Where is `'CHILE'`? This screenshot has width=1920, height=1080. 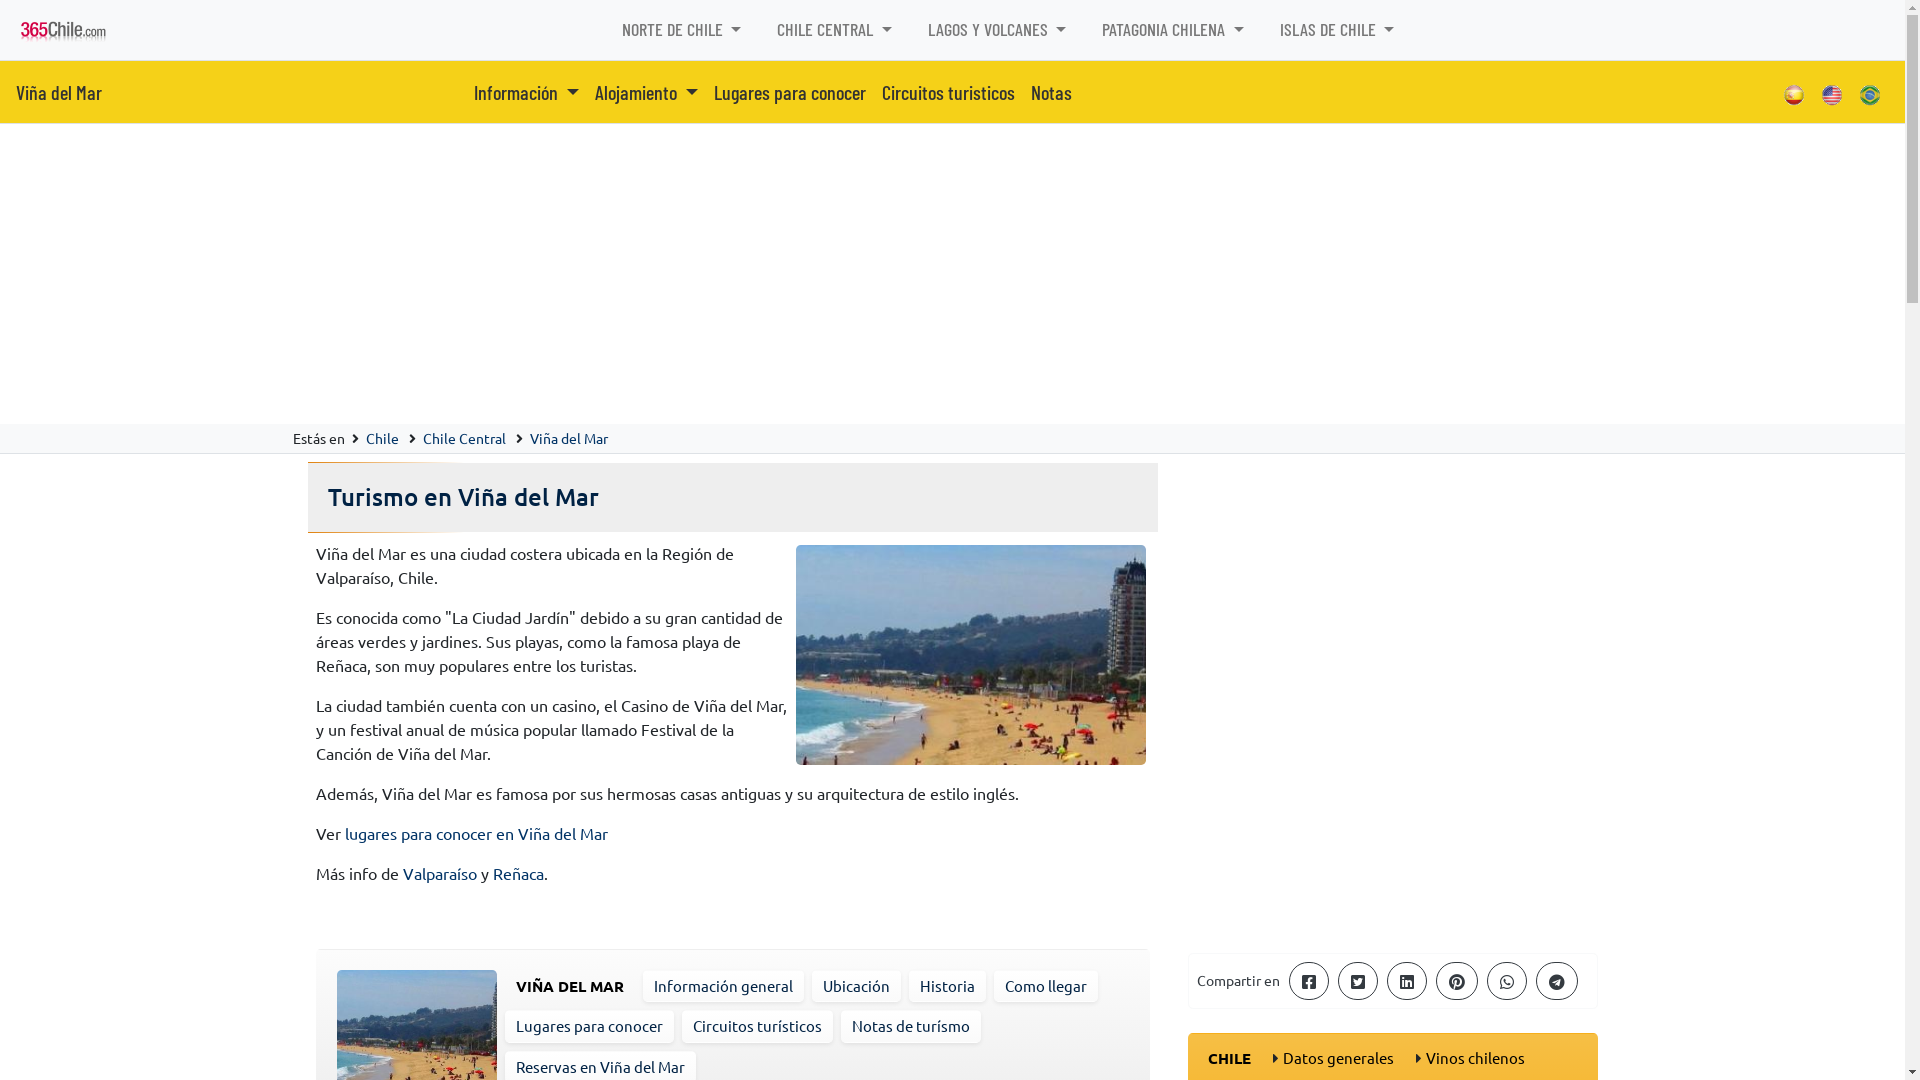 'CHILE' is located at coordinates (1207, 1056).